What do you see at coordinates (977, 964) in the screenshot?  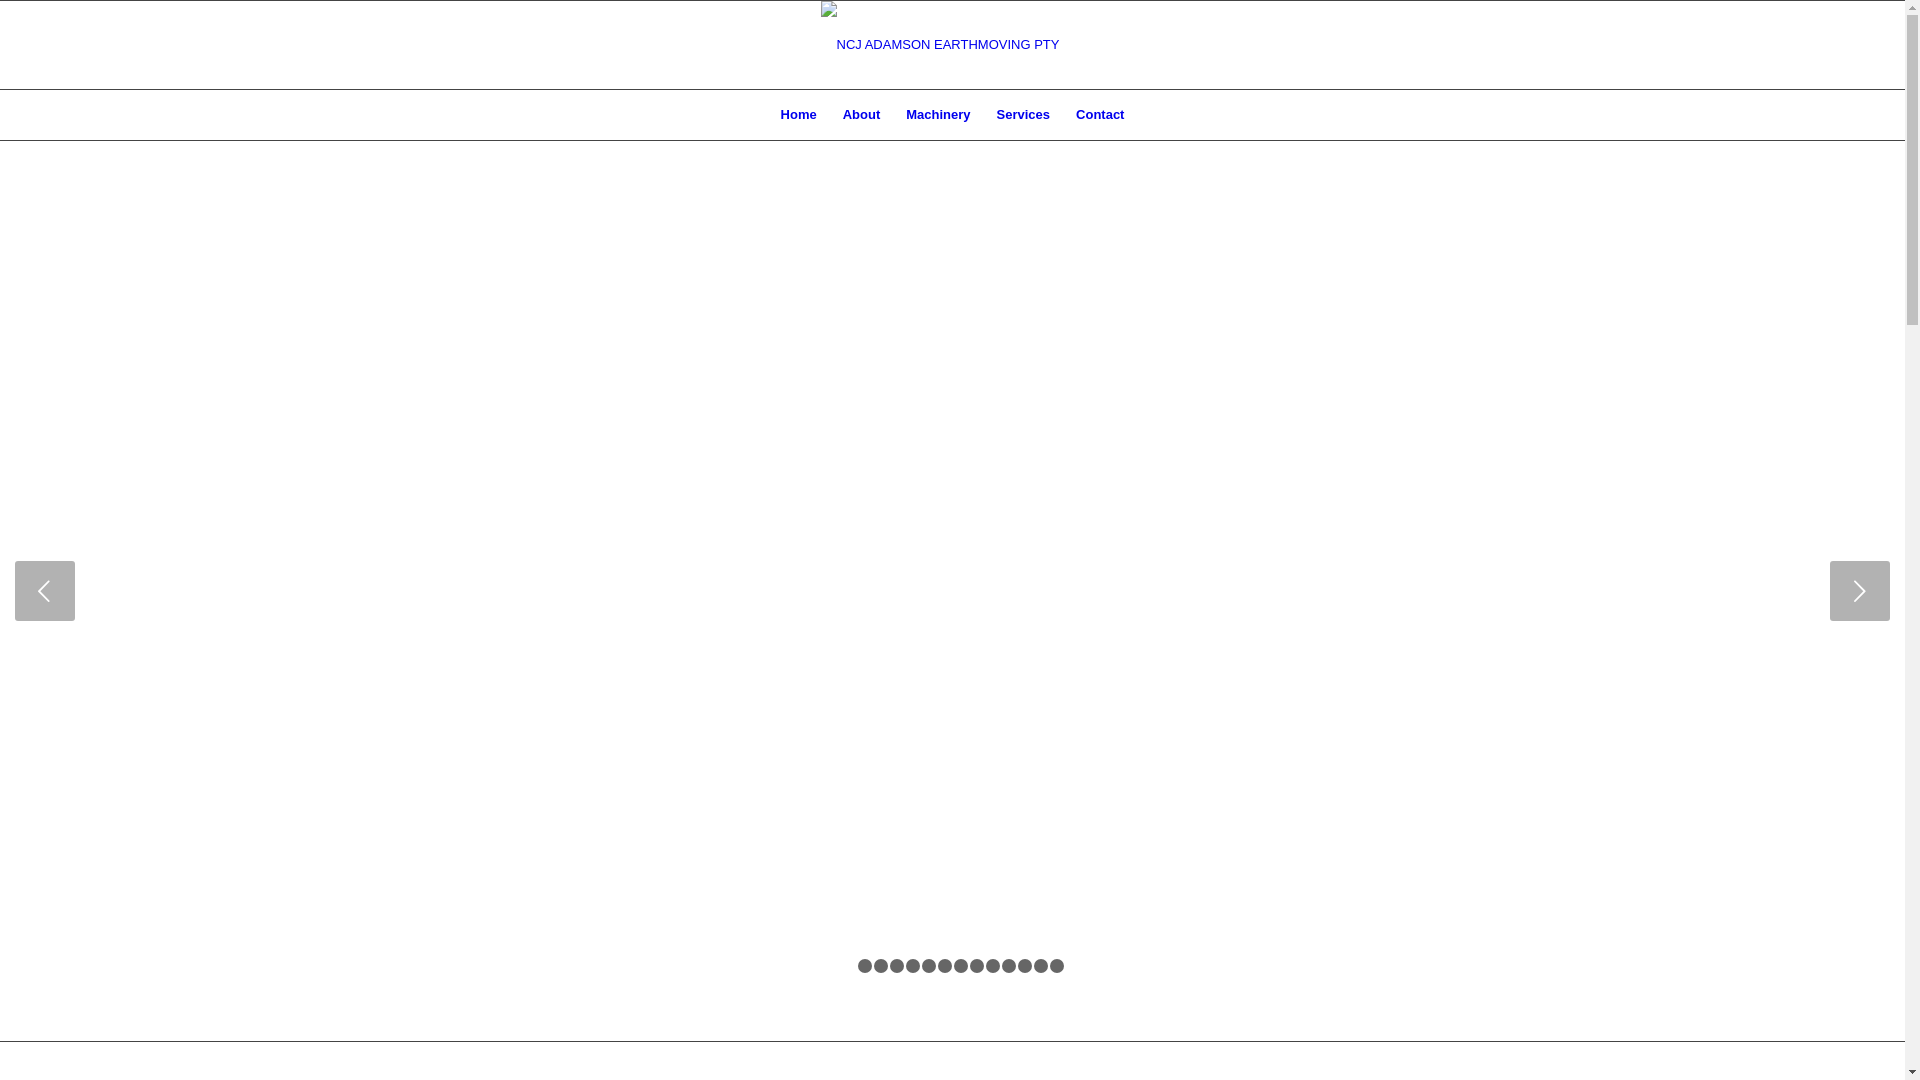 I see `'9'` at bounding box center [977, 964].